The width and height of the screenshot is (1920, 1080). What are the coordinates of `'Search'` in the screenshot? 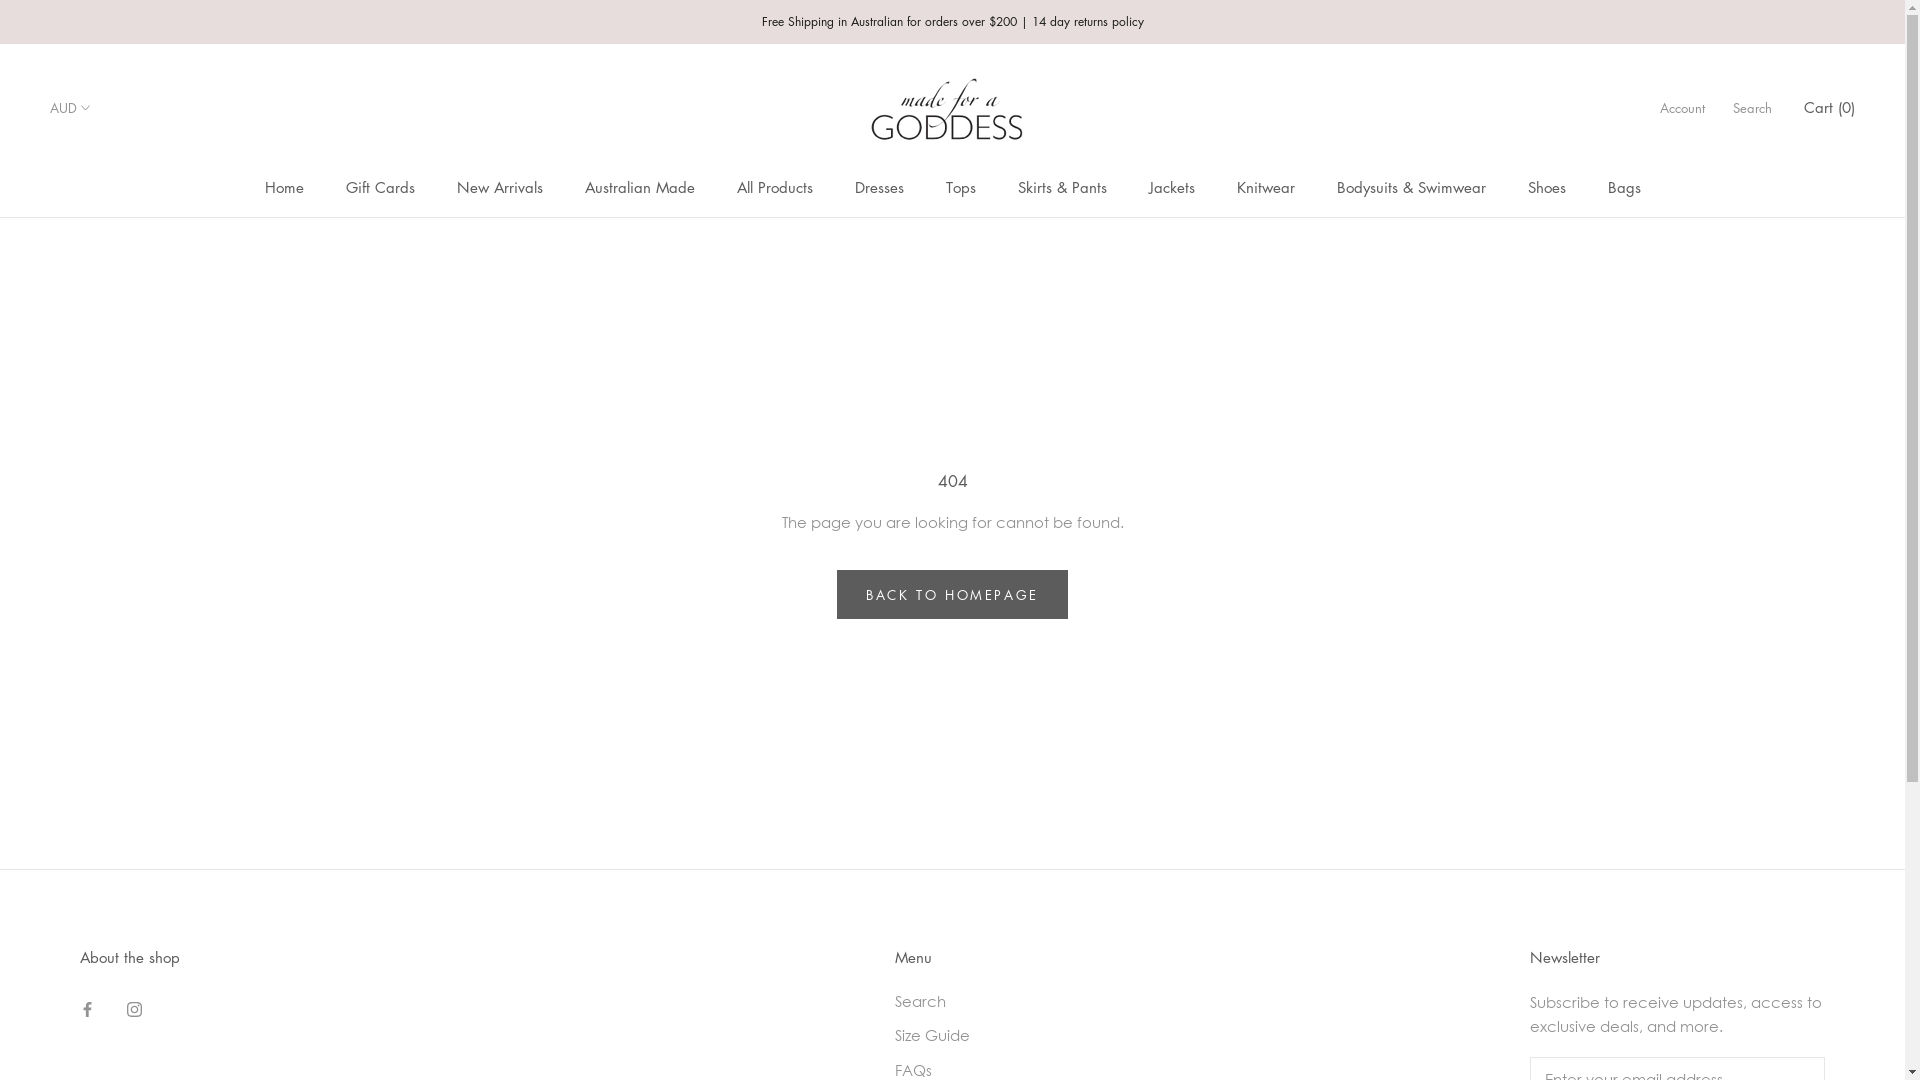 It's located at (1751, 107).